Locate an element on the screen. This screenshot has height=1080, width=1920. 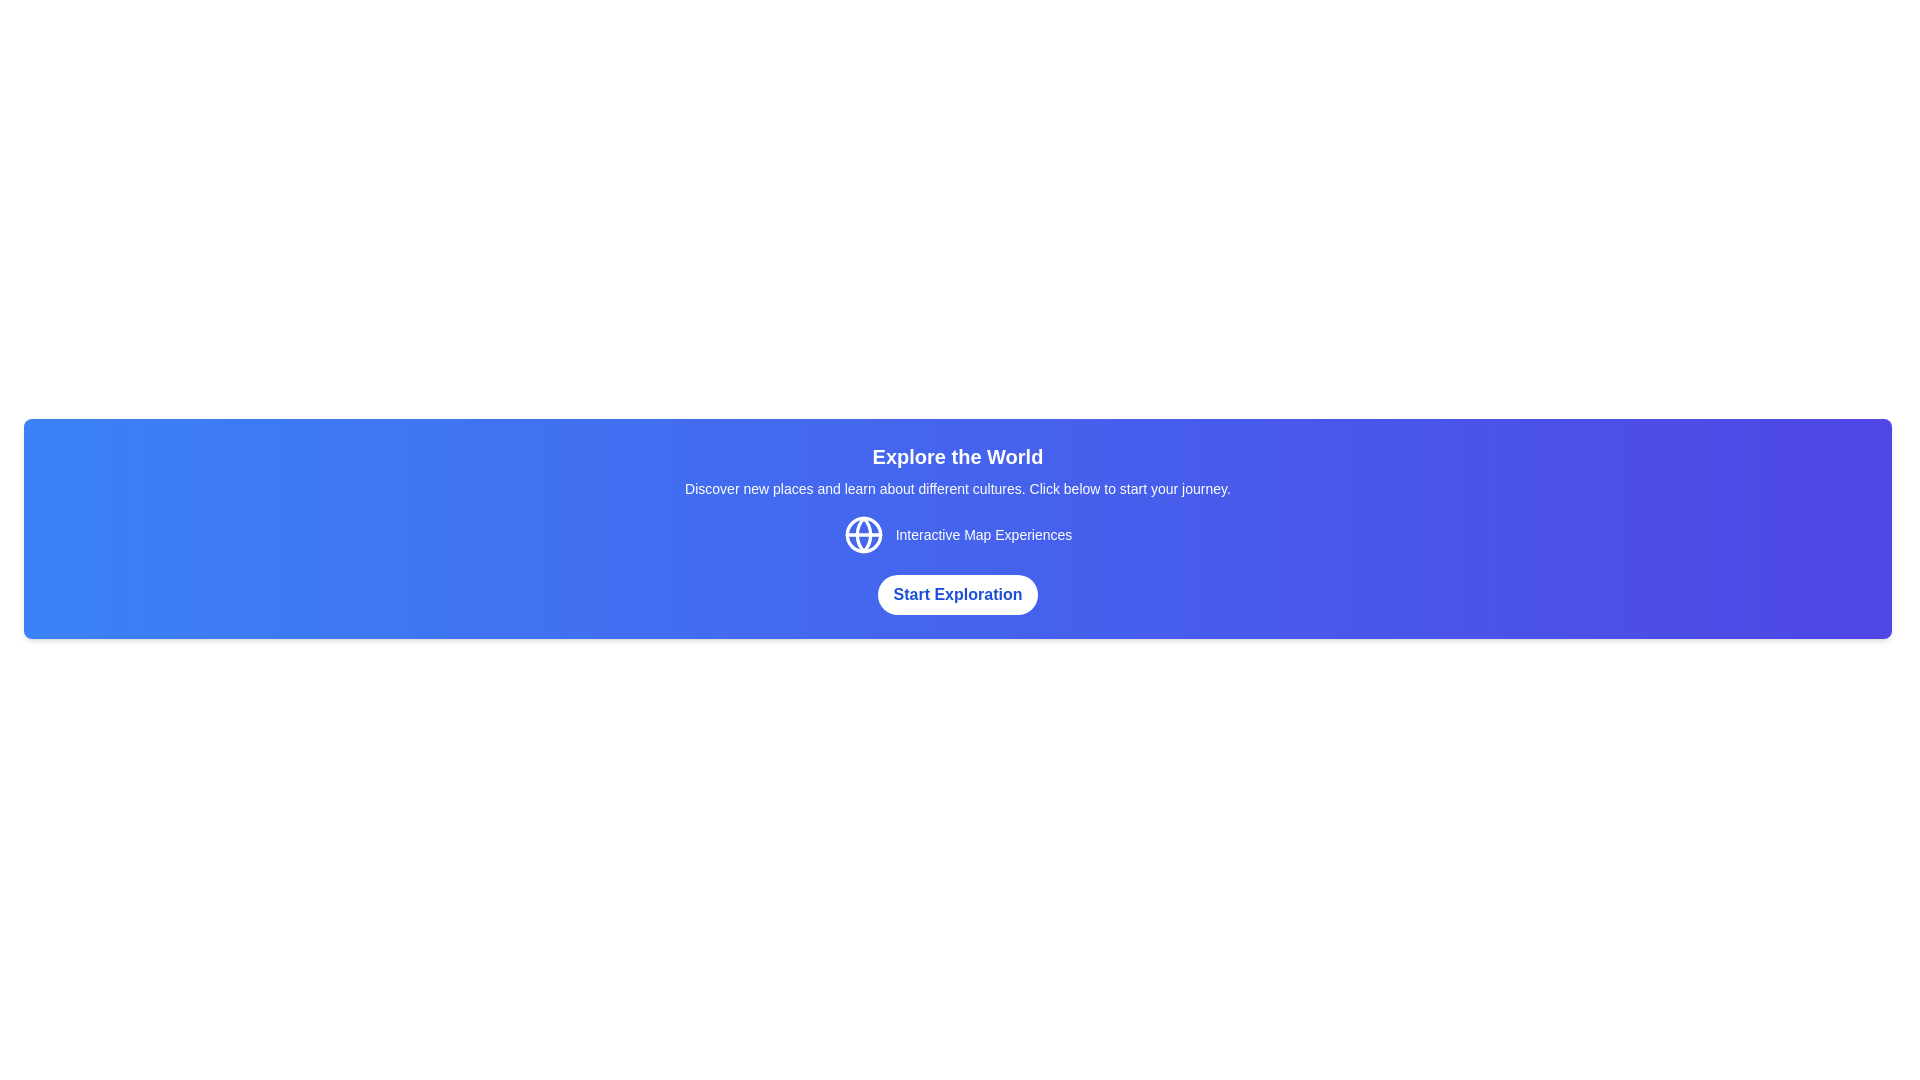
the Icon that represents global or map-related features, located to the left of the 'Interactive Map Experiences' text in the blue section of the page is located at coordinates (863, 534).